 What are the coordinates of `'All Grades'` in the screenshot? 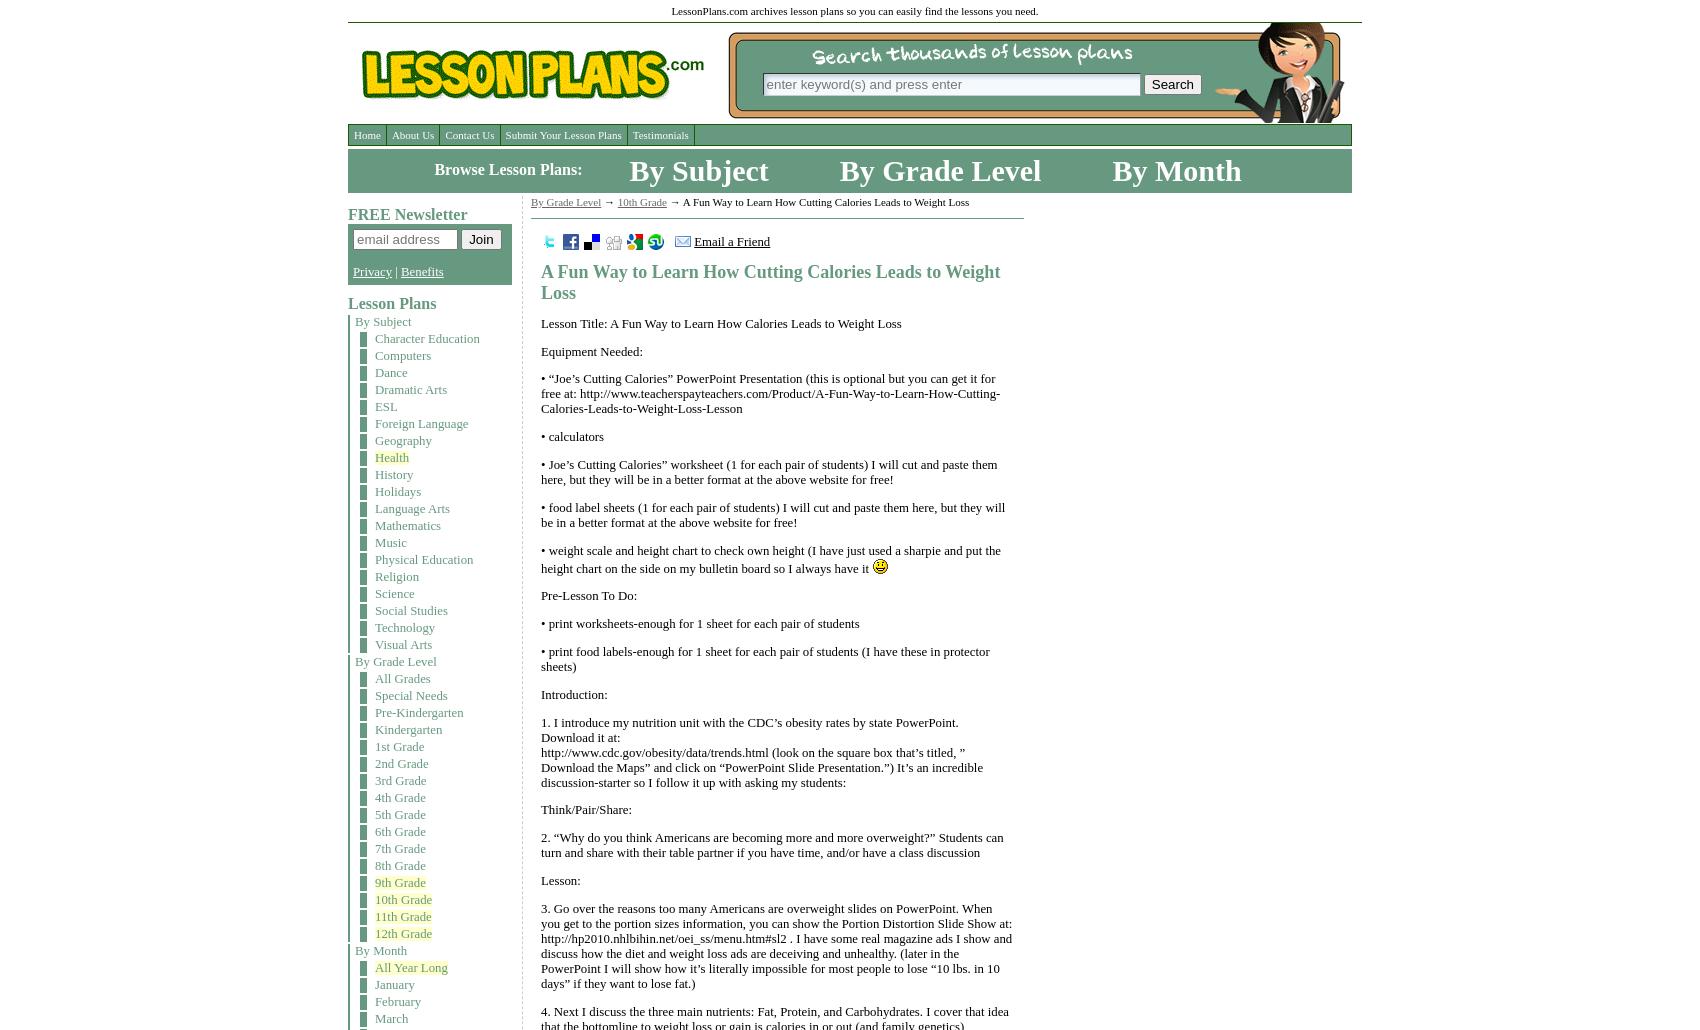 It's located at (401, 677).